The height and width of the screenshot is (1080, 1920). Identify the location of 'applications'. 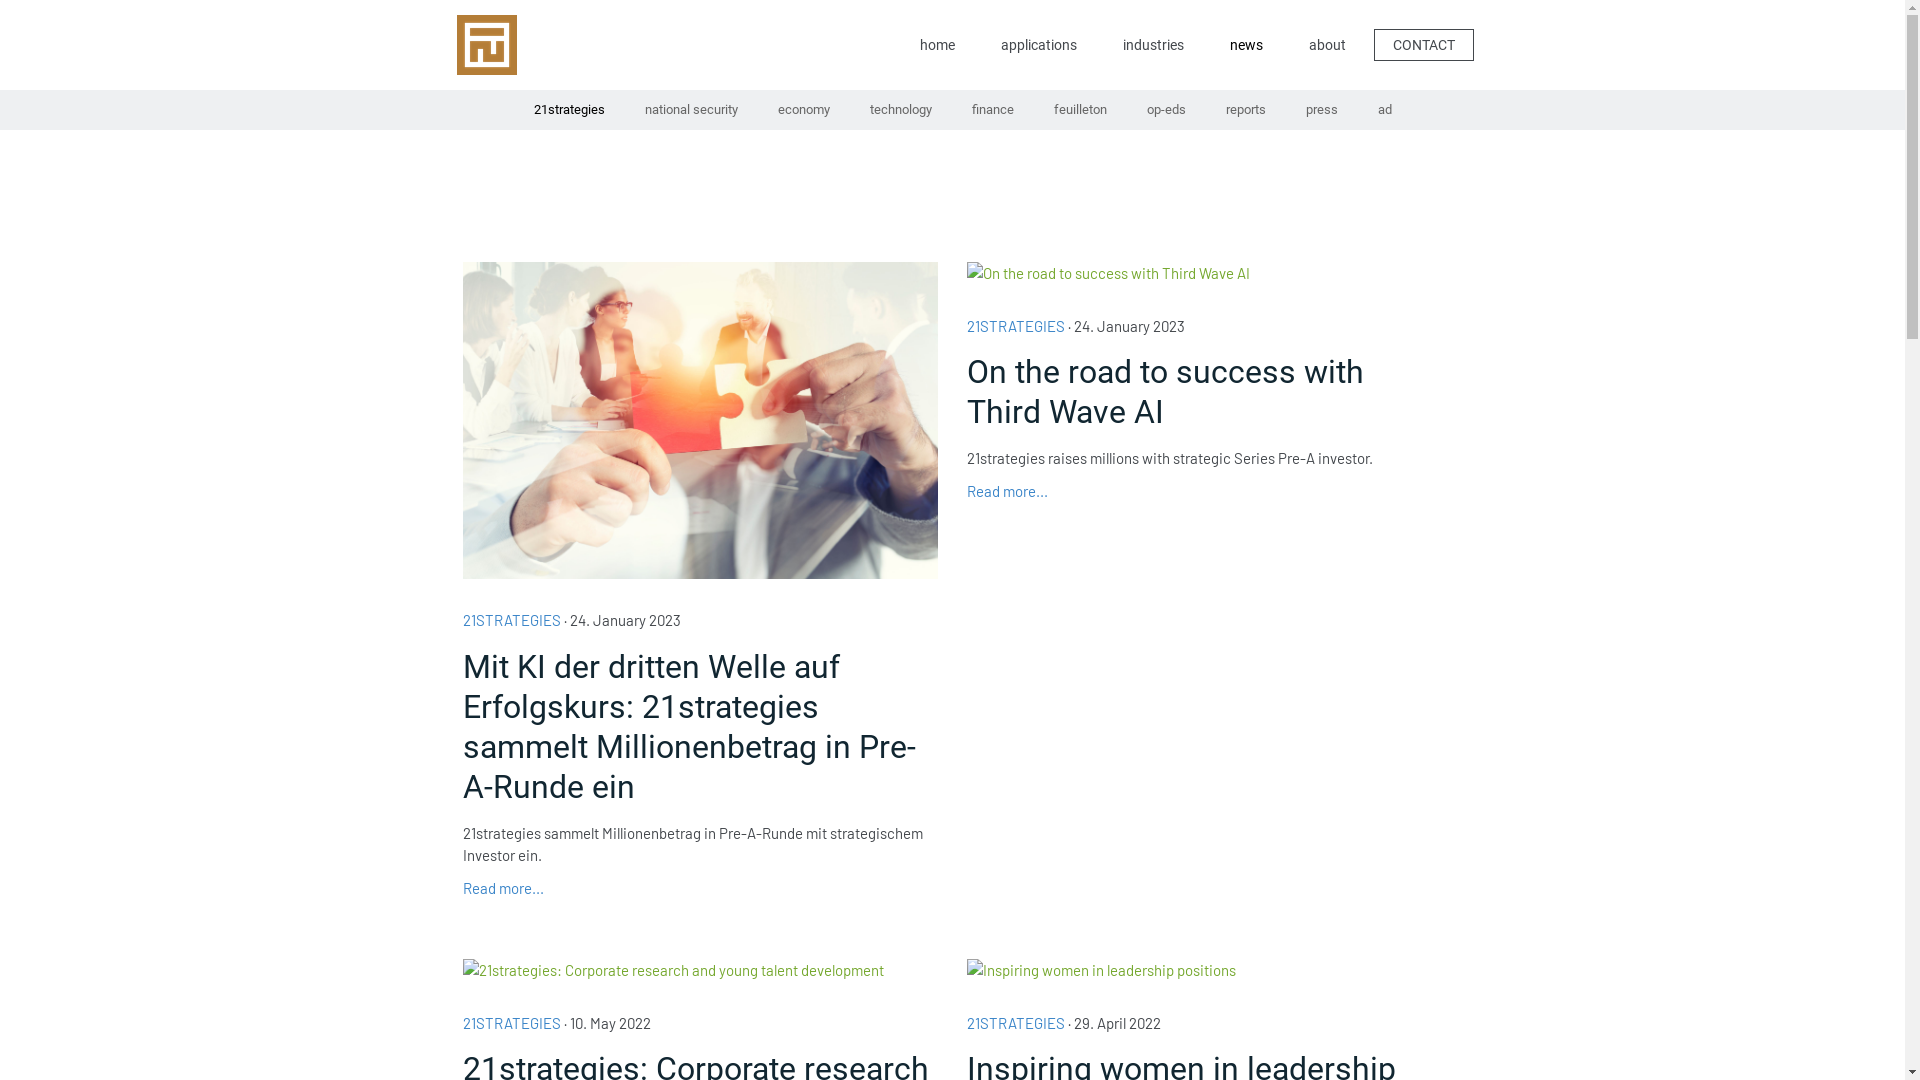
(1037, 45).